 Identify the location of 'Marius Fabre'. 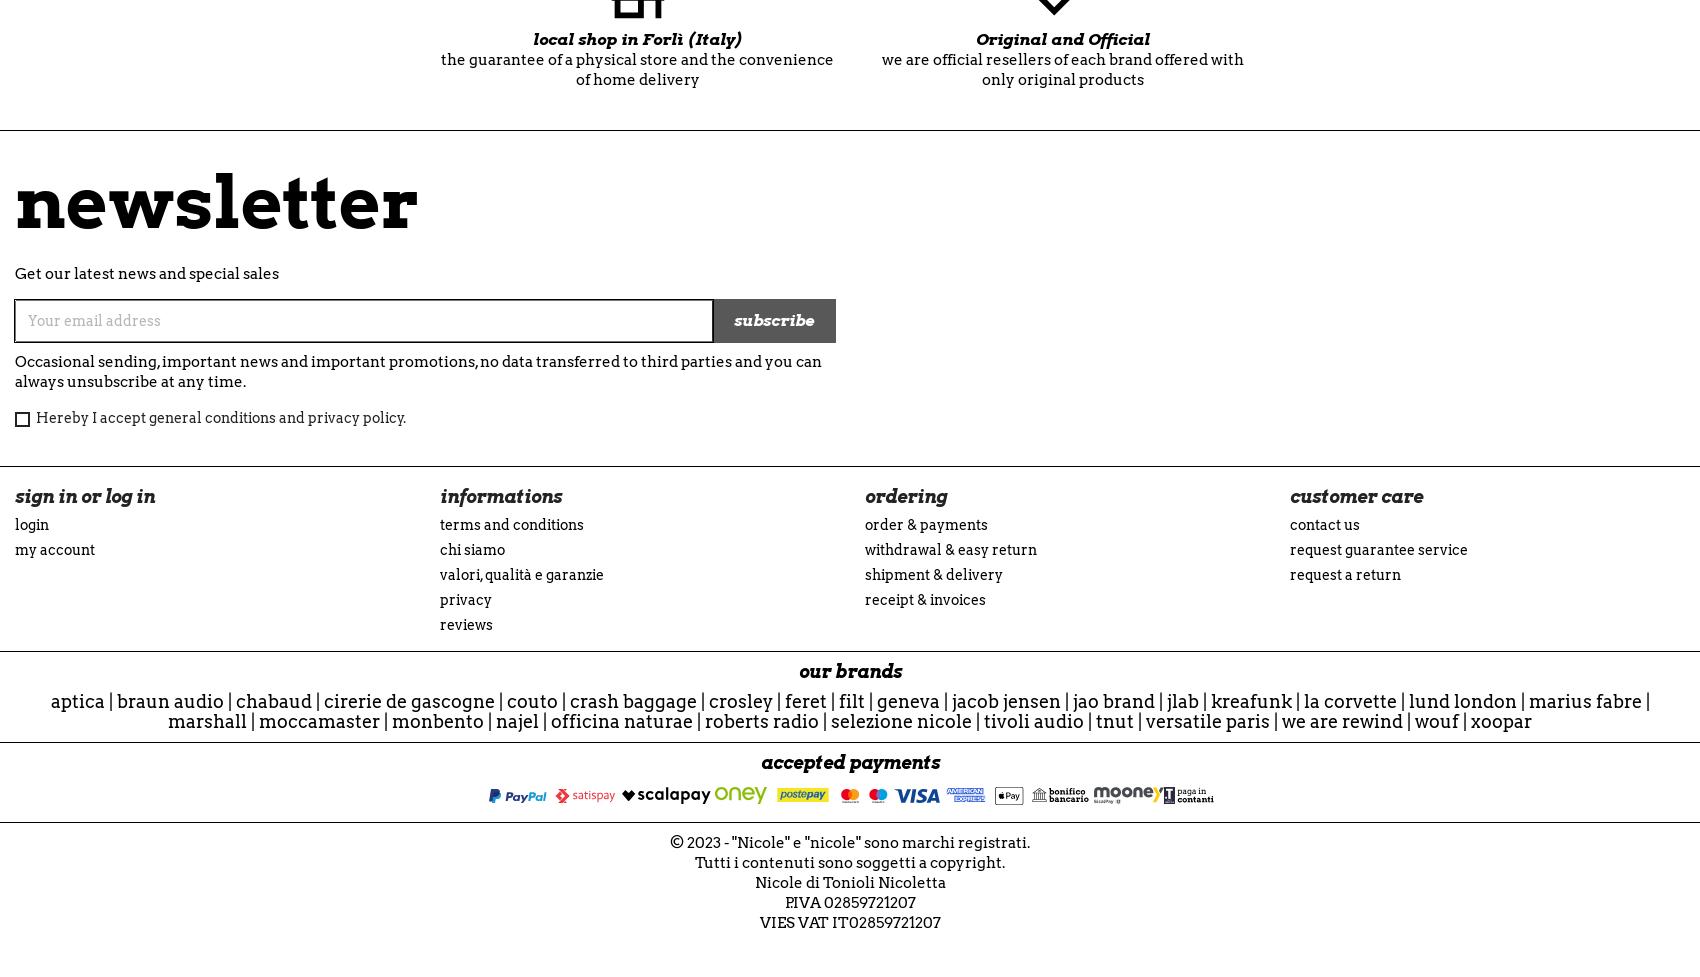
(1584, 701).